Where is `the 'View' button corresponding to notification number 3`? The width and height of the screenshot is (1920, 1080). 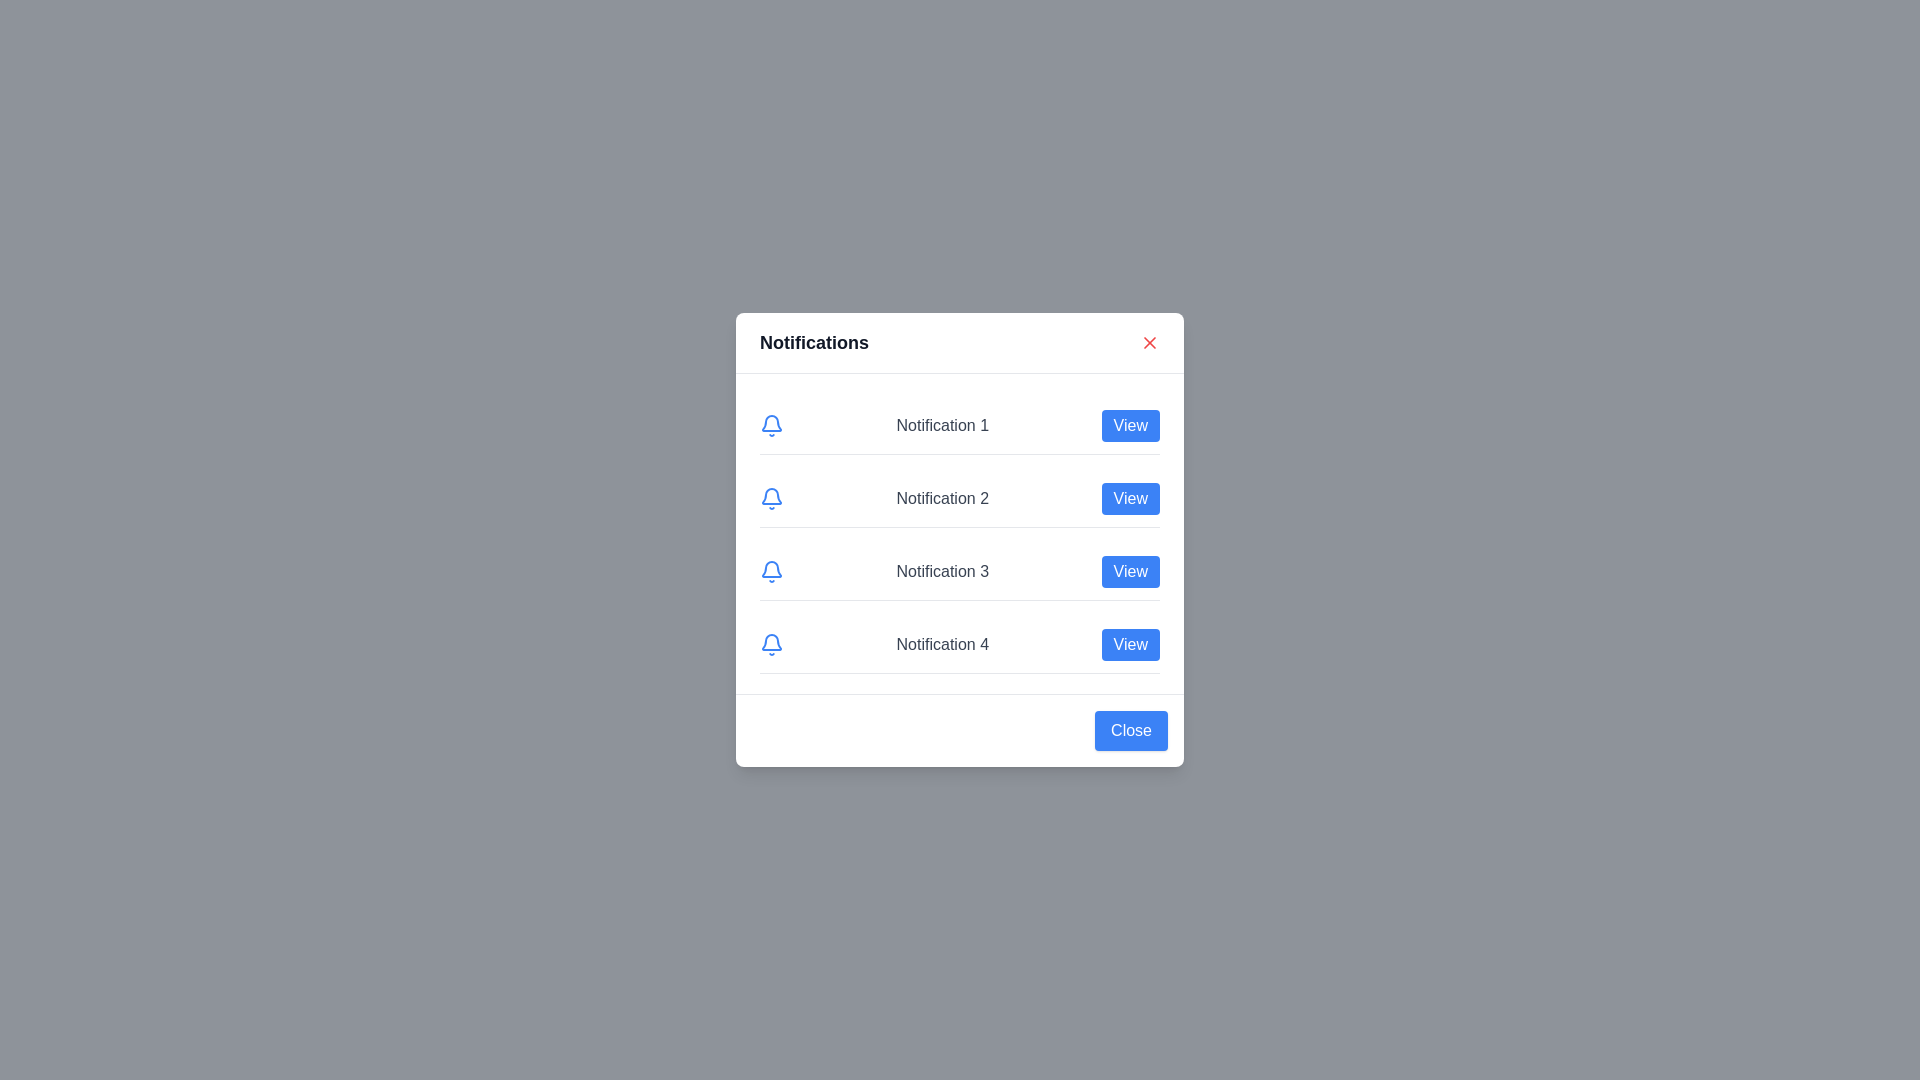 the 'View' button corresponding to notification number 3 is located at coordinates (1130, 571).